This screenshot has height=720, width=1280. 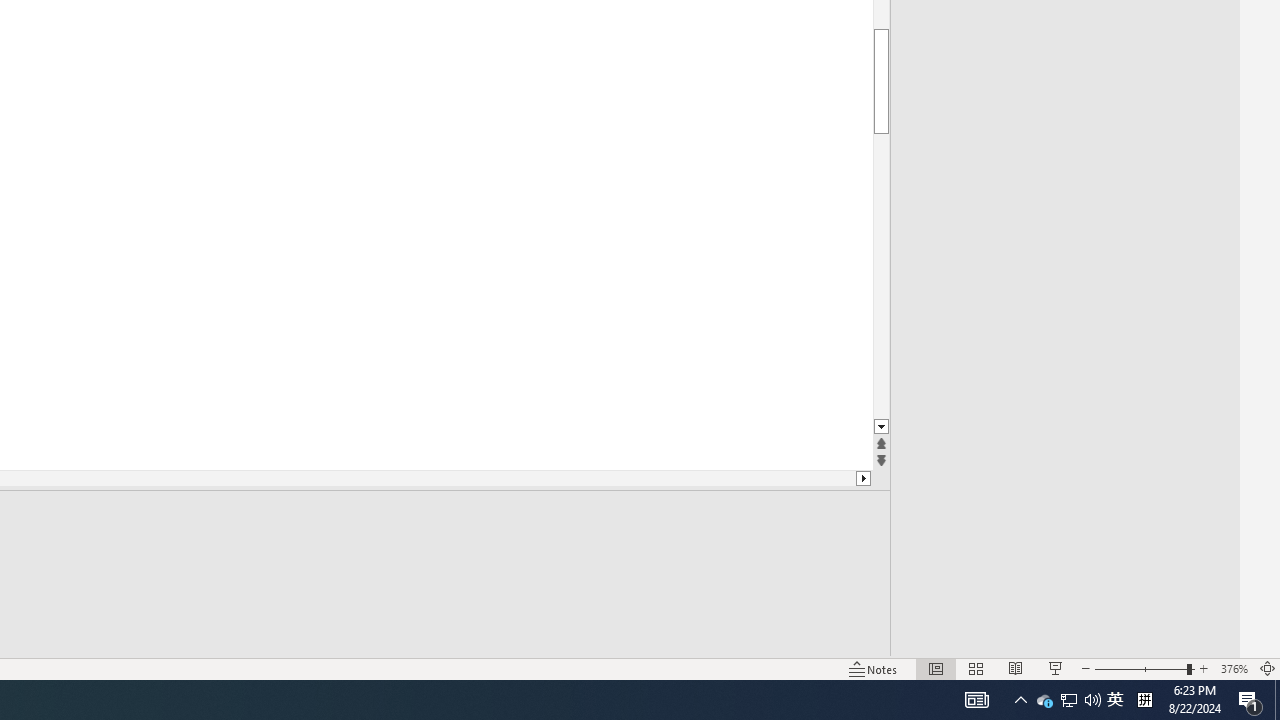 What do you see at coordinates (1266, 669) in the screenshot?
I see `'Zoom to Fit '` at bounding box center [1266, 669].